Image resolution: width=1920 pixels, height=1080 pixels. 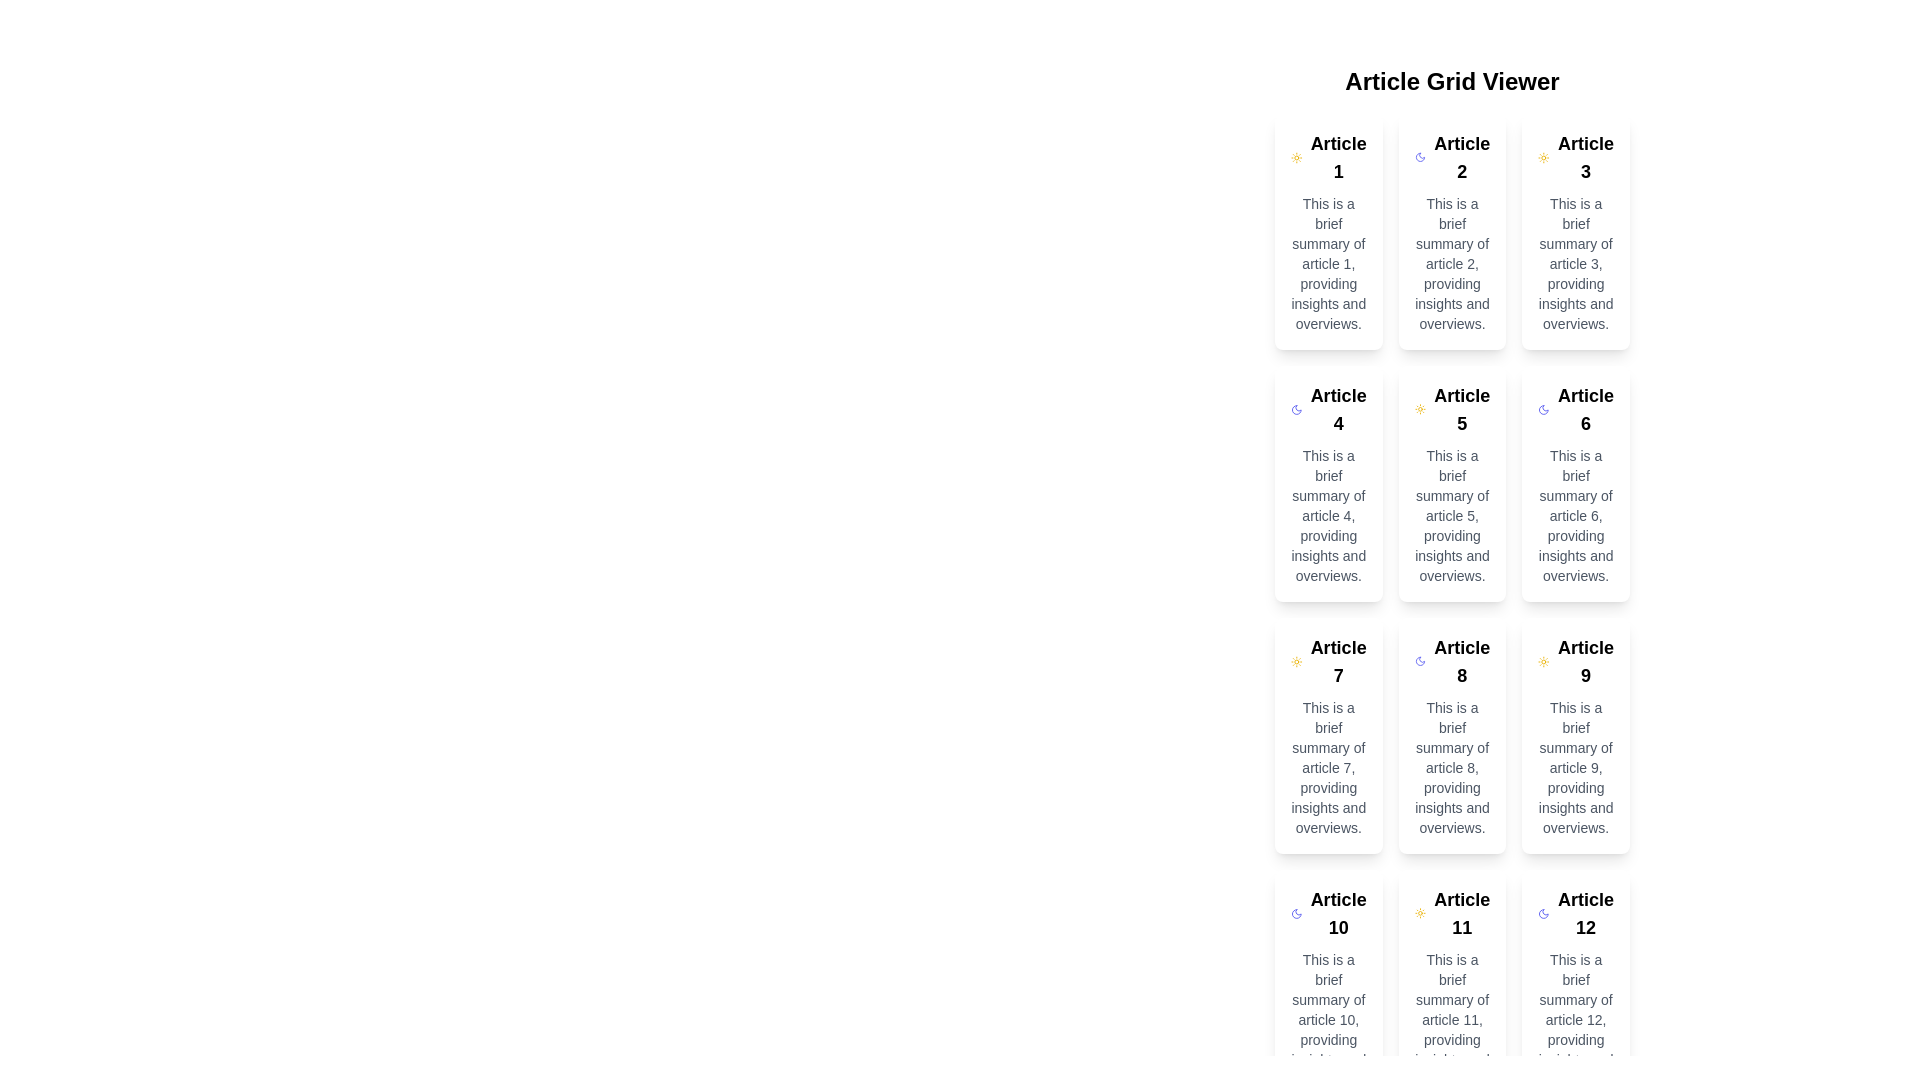 I want to click on summary of the article displayed in the text block located below the title 'Article 1' in the top-left corner of the grid, so click(x=1328, y=262).